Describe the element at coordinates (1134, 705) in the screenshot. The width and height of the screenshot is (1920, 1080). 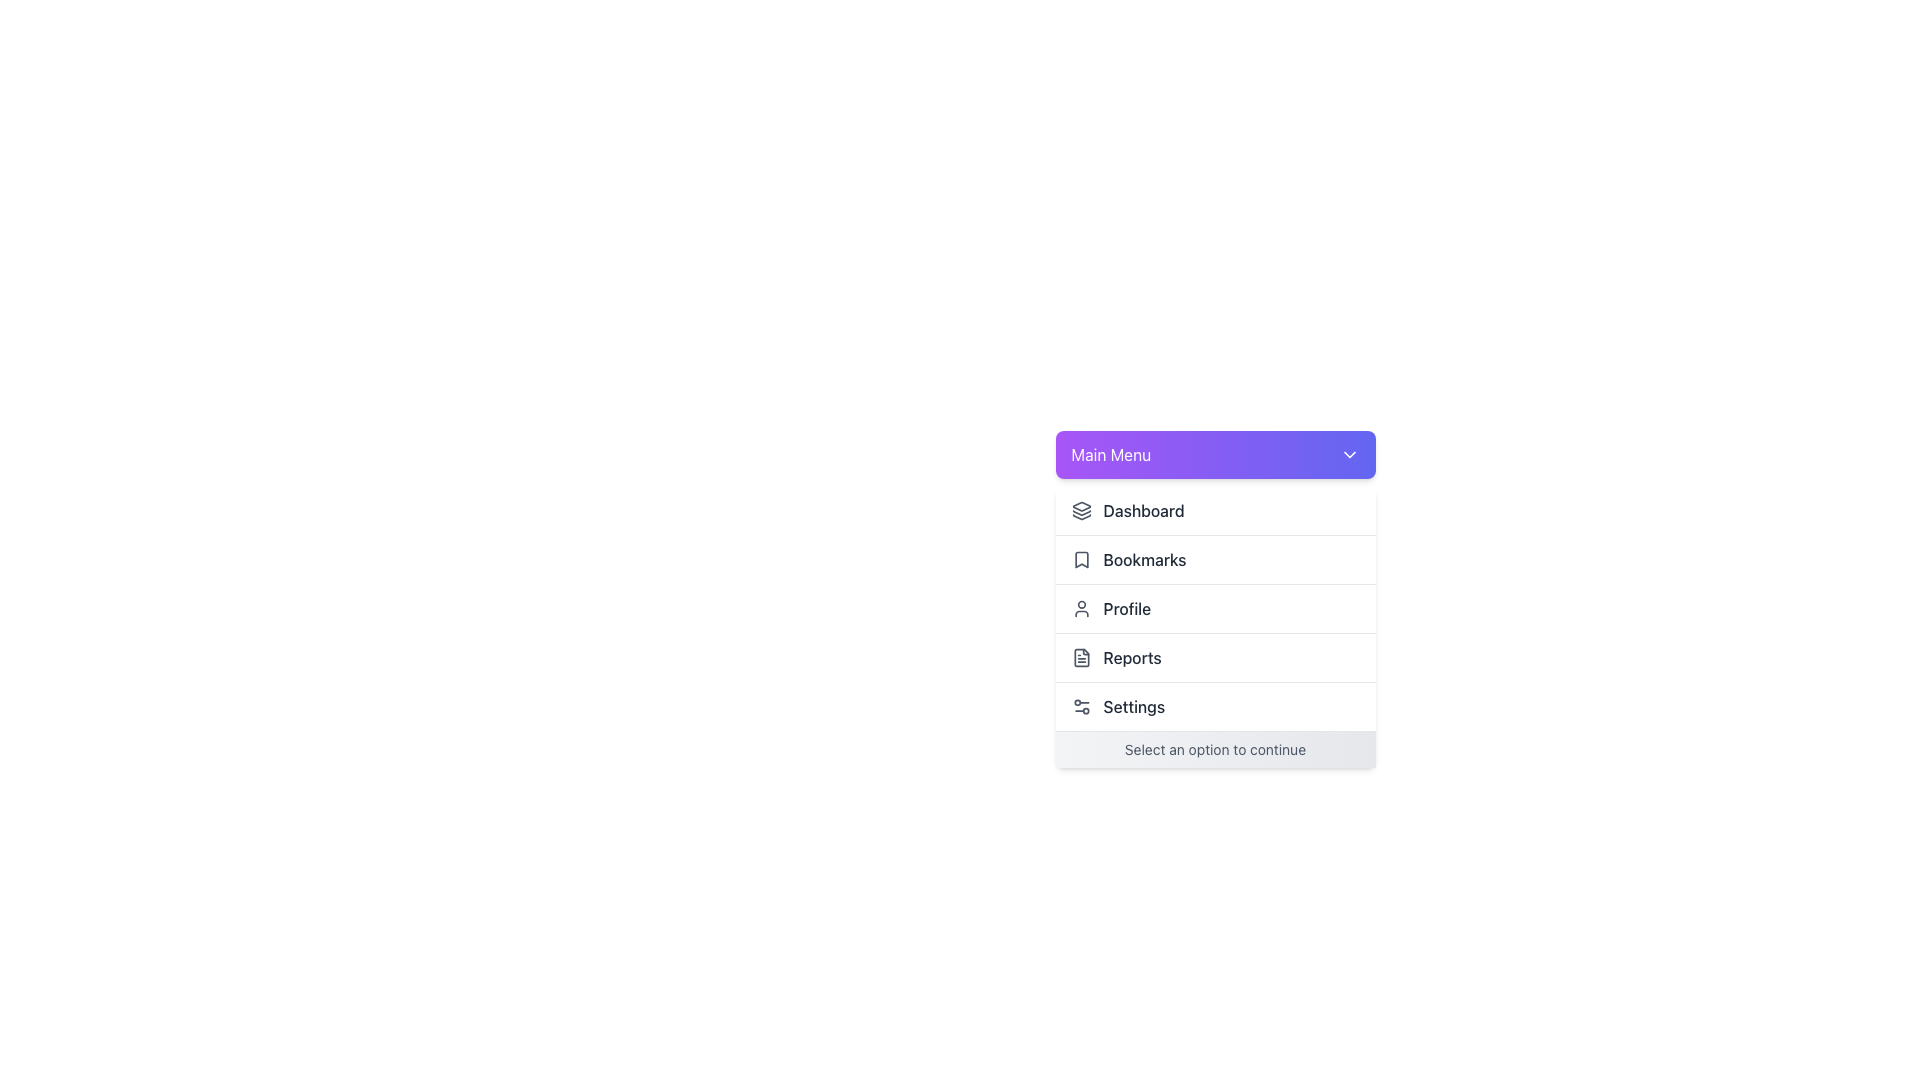
I see `the 'Settings' label located at the bottom-most interactive item of the vertical menu, following 'Reports', 'Profile', 'Bookmarks', and 'Dashboard'` at that location.